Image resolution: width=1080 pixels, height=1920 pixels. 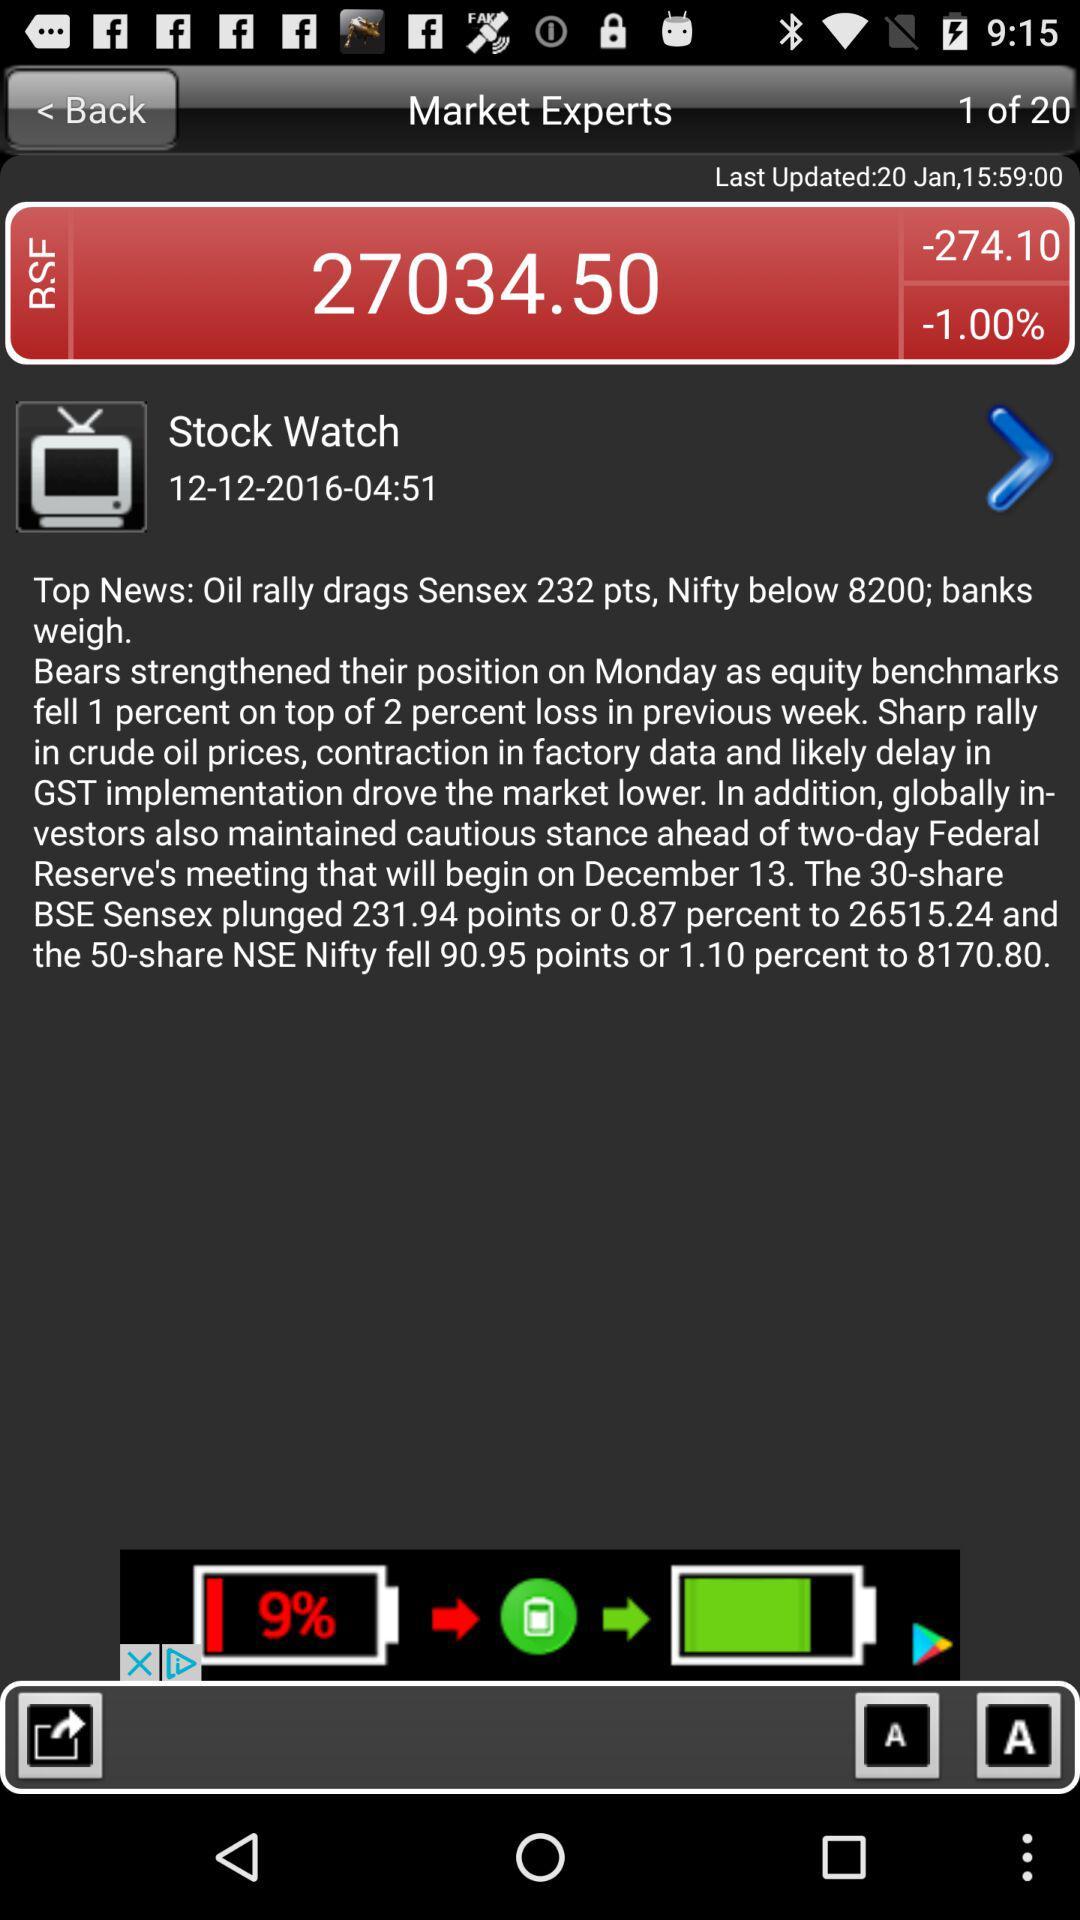 What do you see at coordinates (1017, 491) in the screenshot?
I see `the arrow_forward icon` at bounding box center [1017, 491].